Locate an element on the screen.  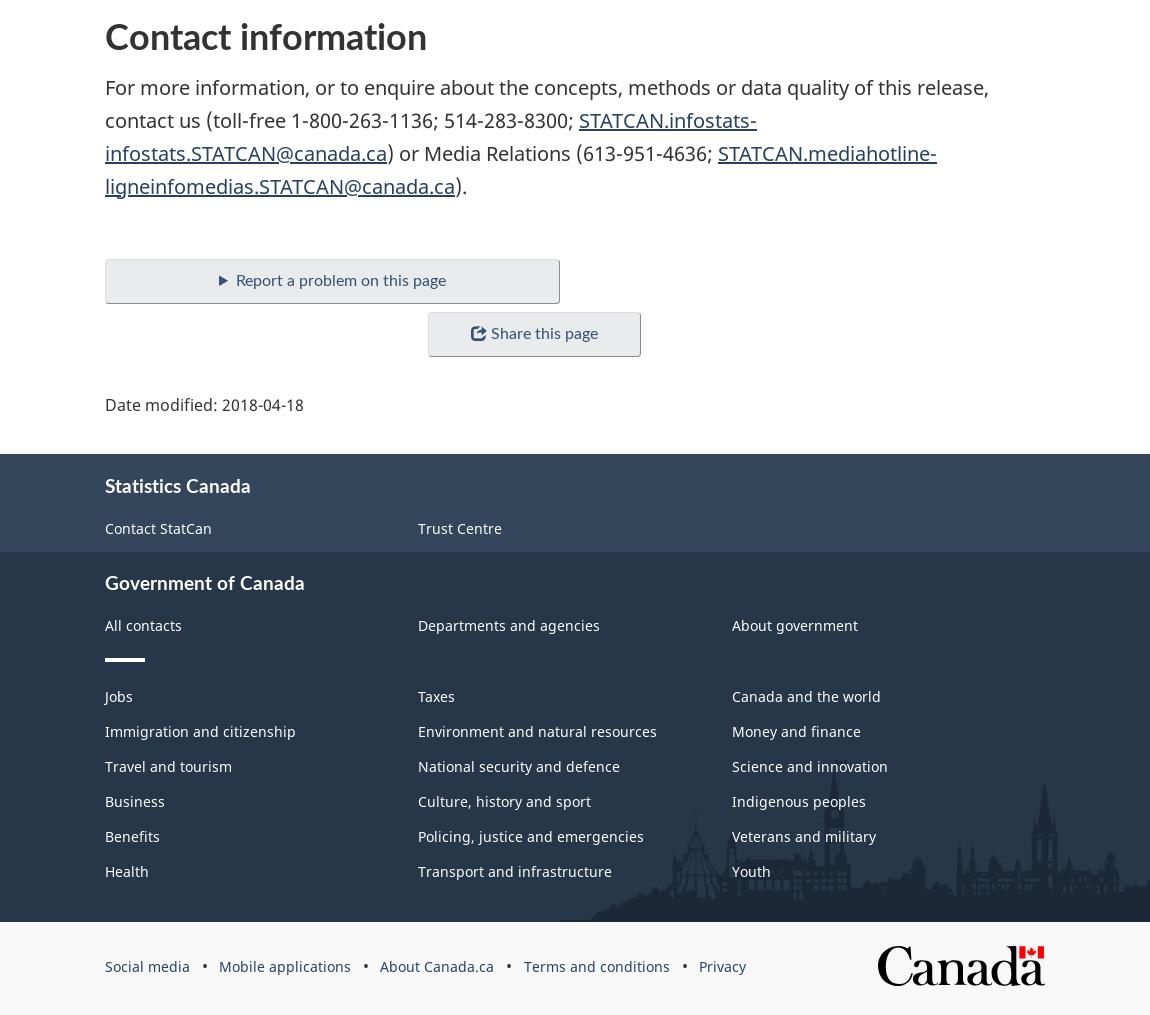
'Mobile applications' is located at coordinates (283, 965).